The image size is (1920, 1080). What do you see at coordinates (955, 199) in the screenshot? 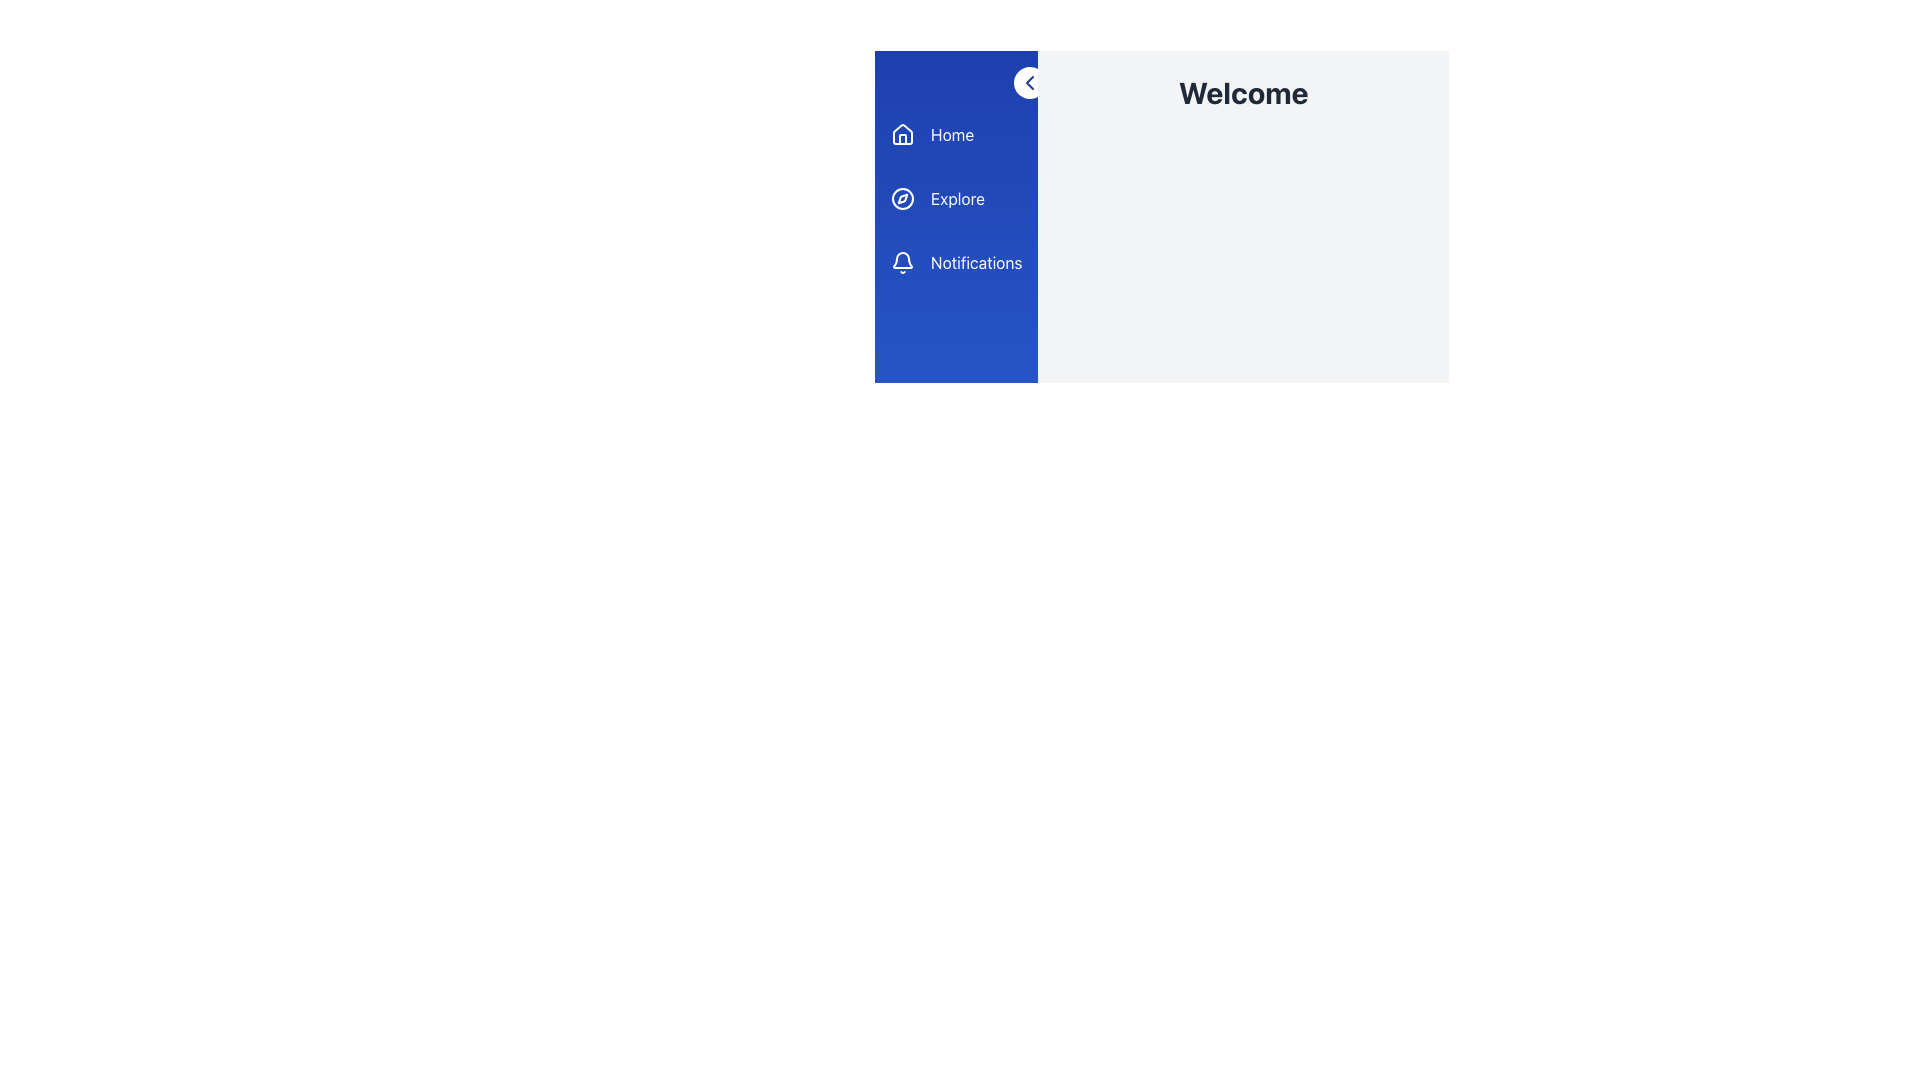
I see `the vertical navigation menu containing interactive list items that allows navigation to Home, Explore, and Notifications` at bounding box center [955, 199].